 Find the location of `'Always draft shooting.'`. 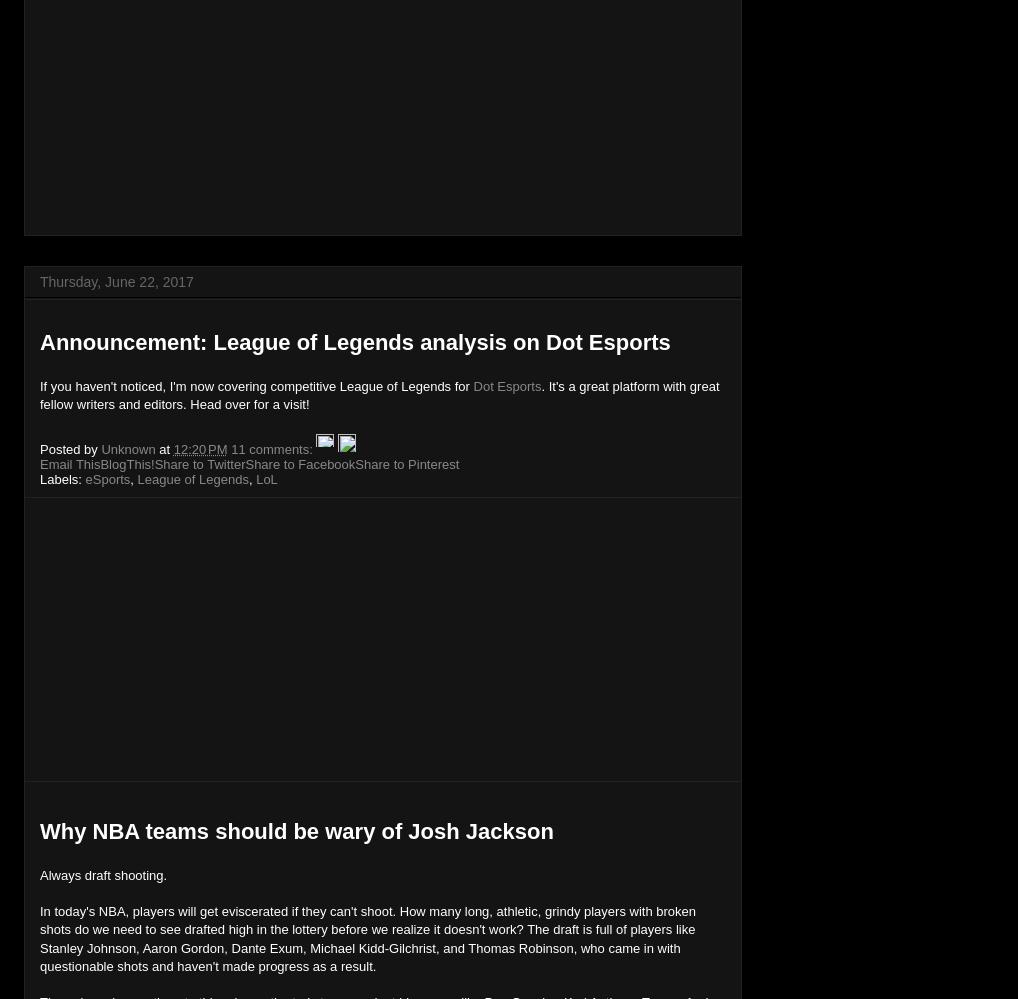

'Always draft shooting.' is located at coordinates (102, 873).